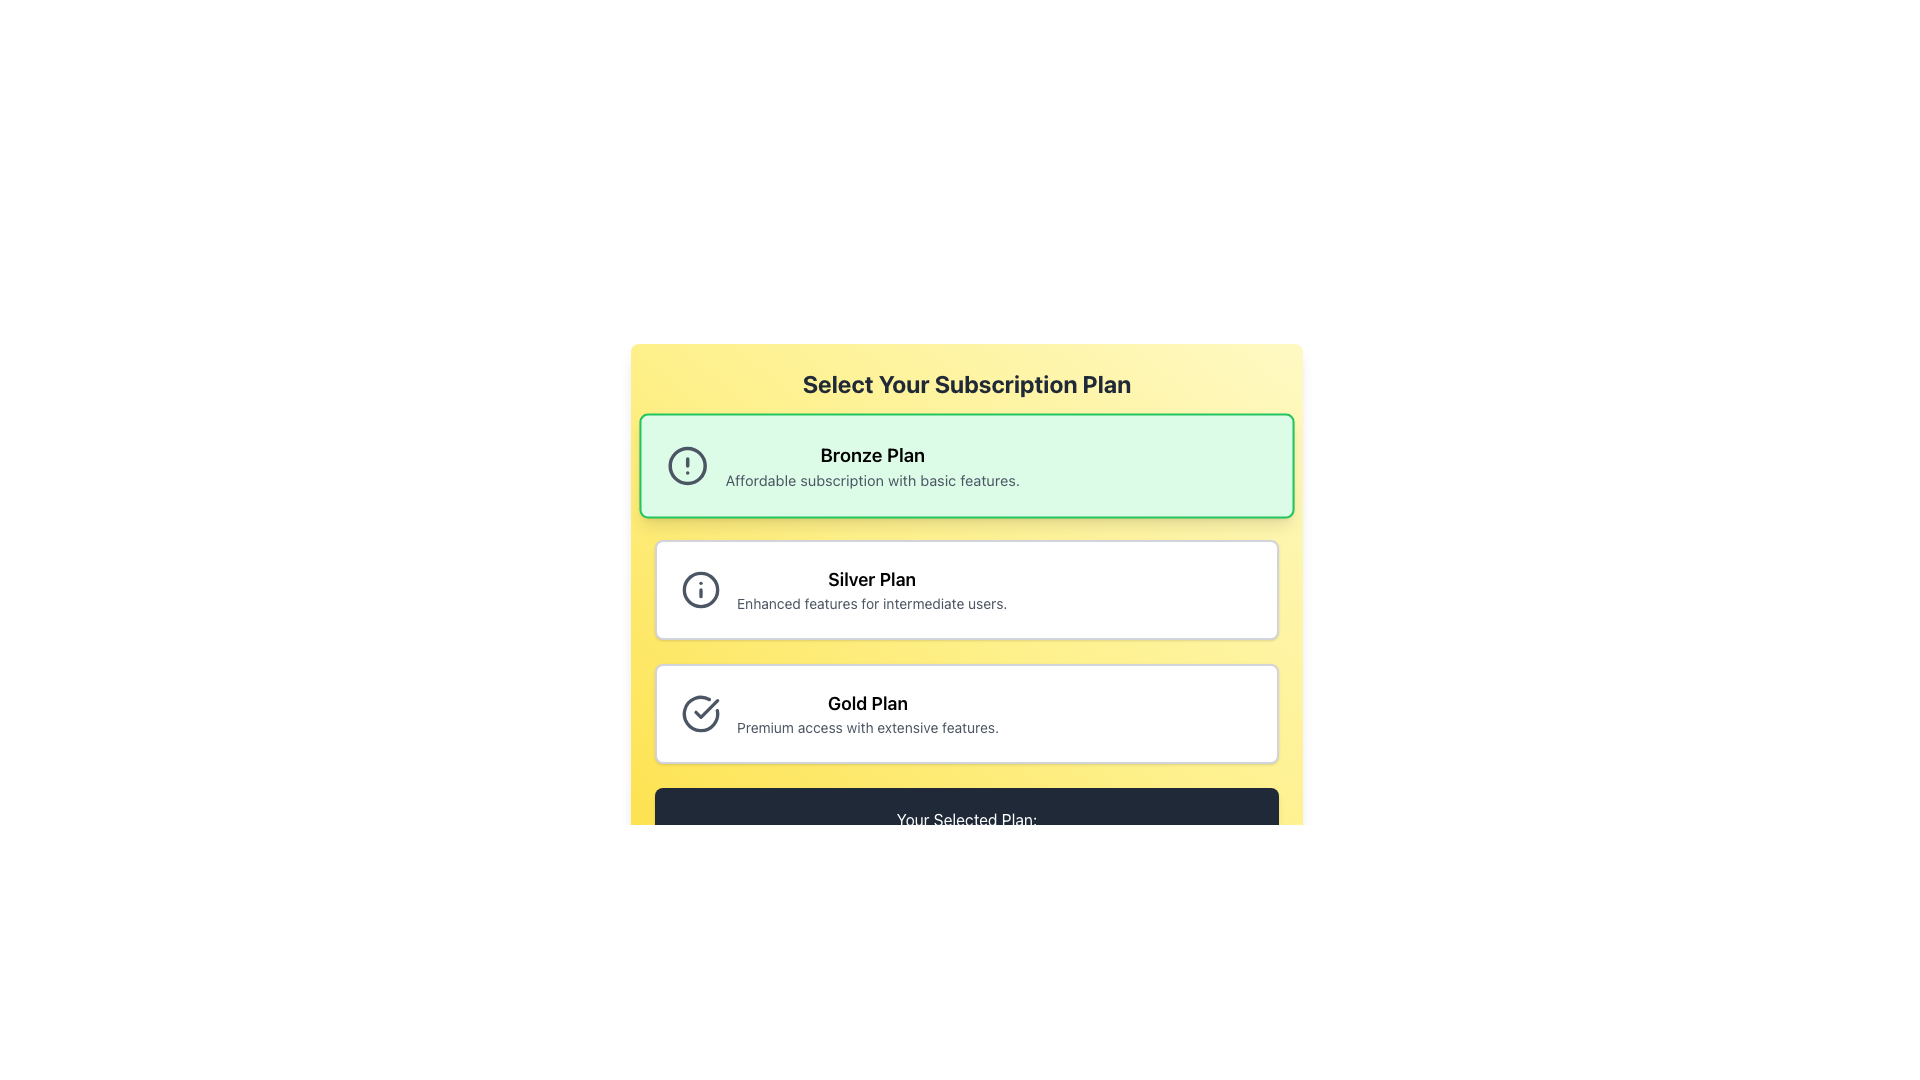  Describe the element at coordinates (872, 466) in the screenshot. I see `content displayed in the Text Block for the 'Bronze Plan', which is located at the center of the first subscription option on the page` at that location.